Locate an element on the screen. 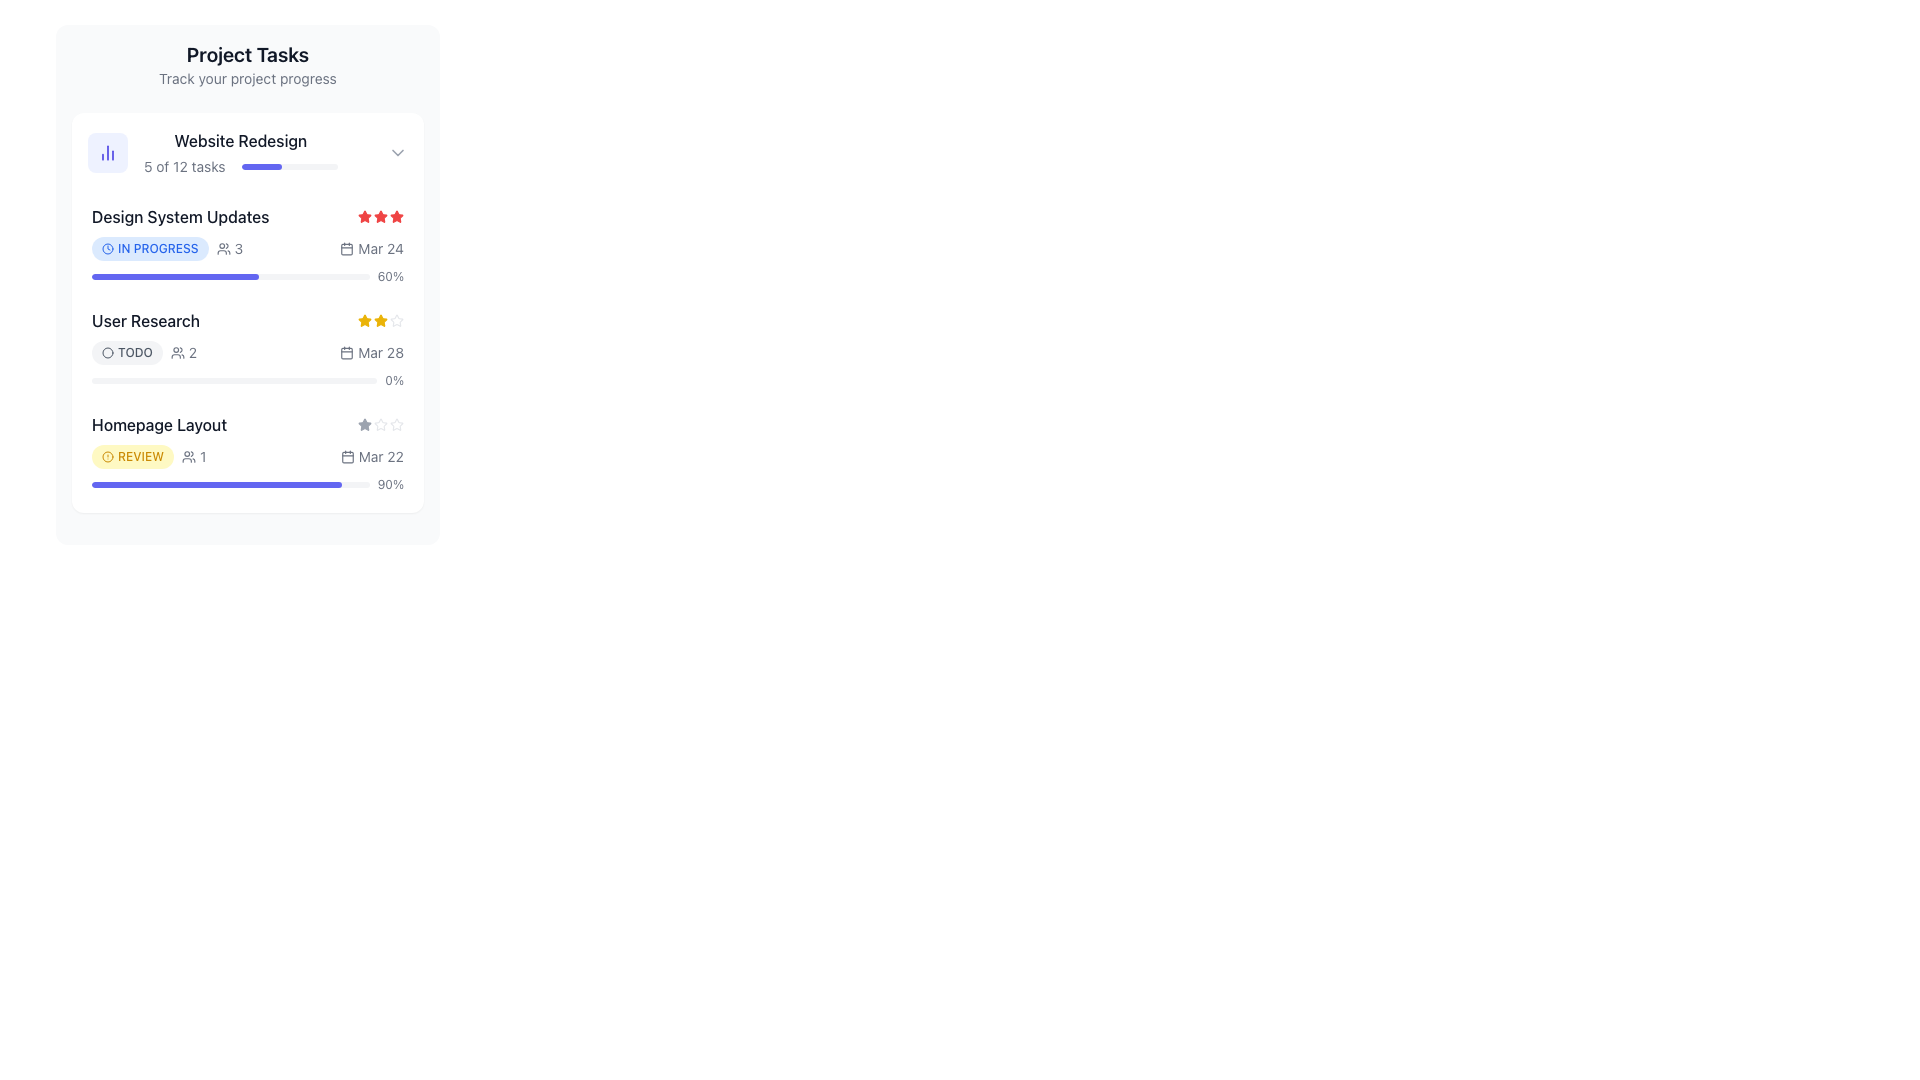  the progress bar within the task management card is located at coordinates (247, 285).